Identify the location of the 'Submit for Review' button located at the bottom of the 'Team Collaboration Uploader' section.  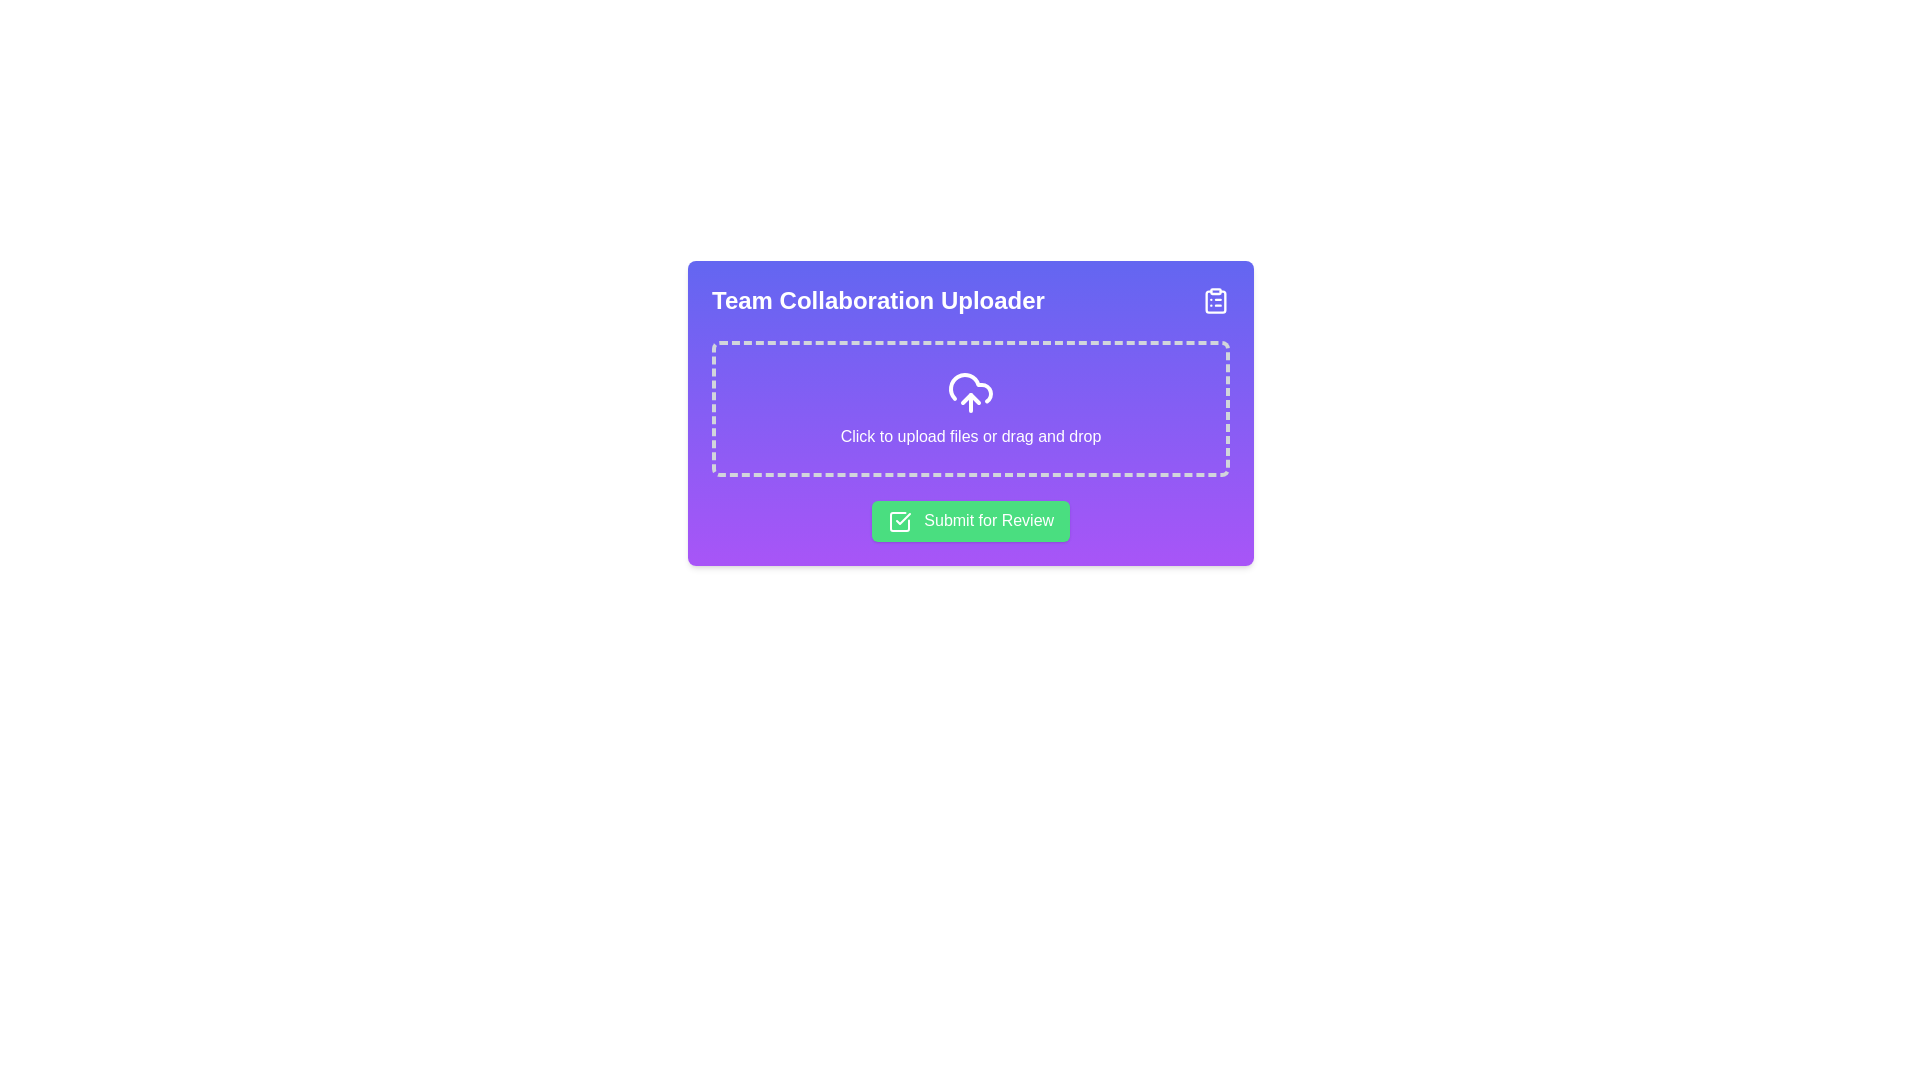
(970, 482).